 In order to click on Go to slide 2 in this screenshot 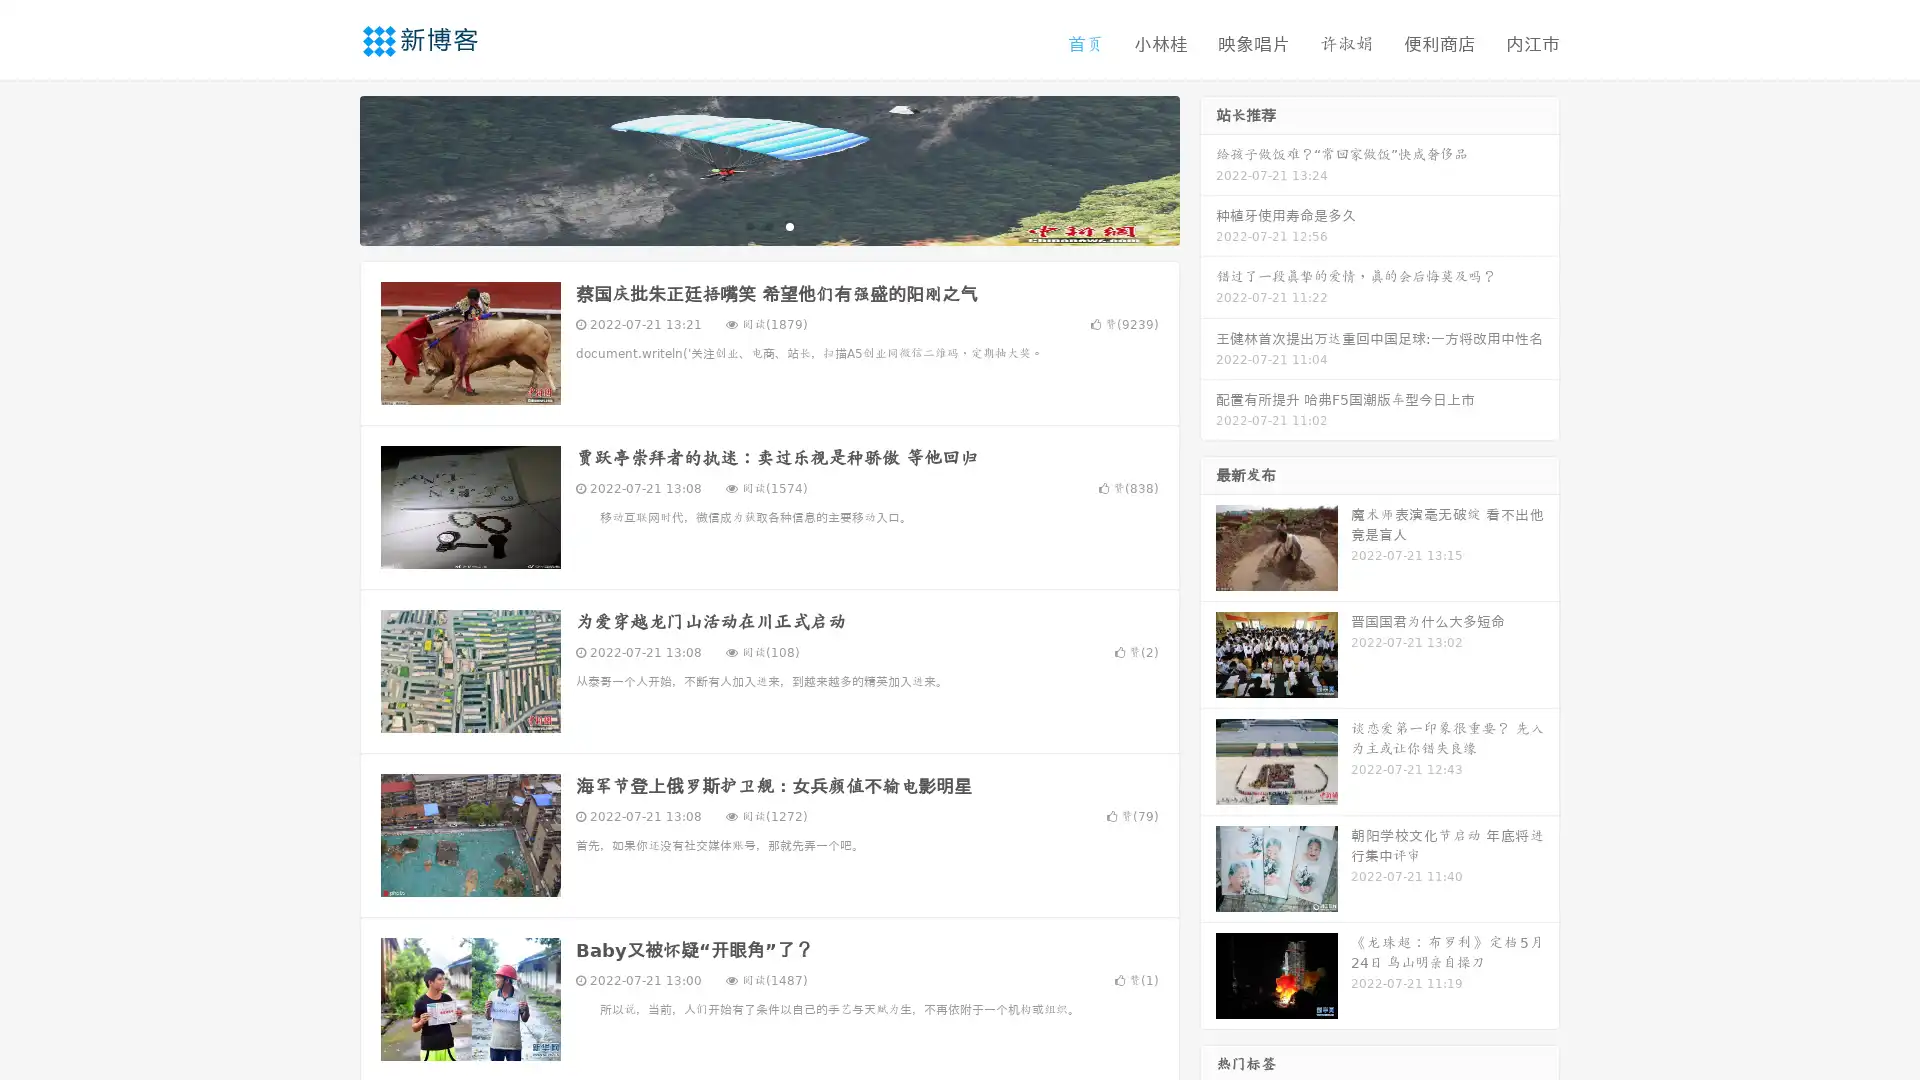, I will do `click(768, 225)`.